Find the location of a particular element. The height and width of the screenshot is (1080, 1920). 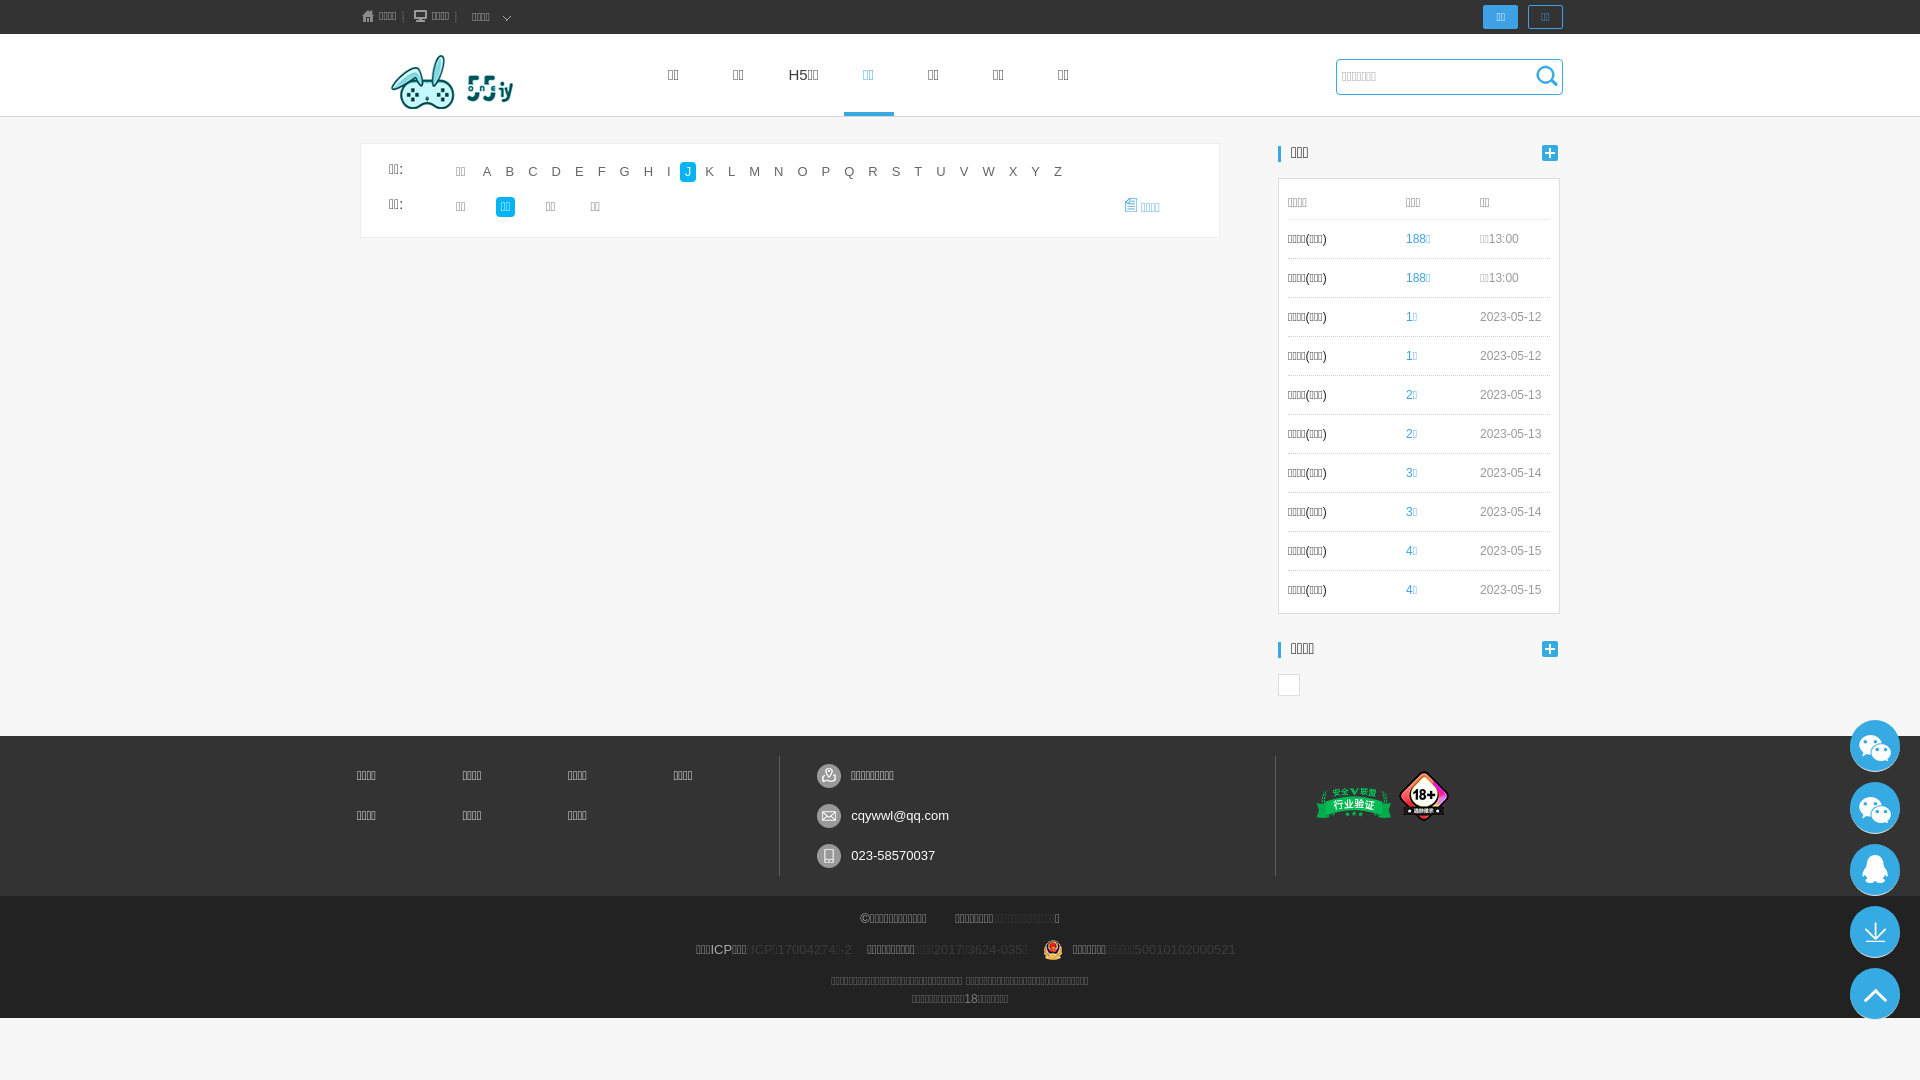

'R' is located at coordinates (872, 171).